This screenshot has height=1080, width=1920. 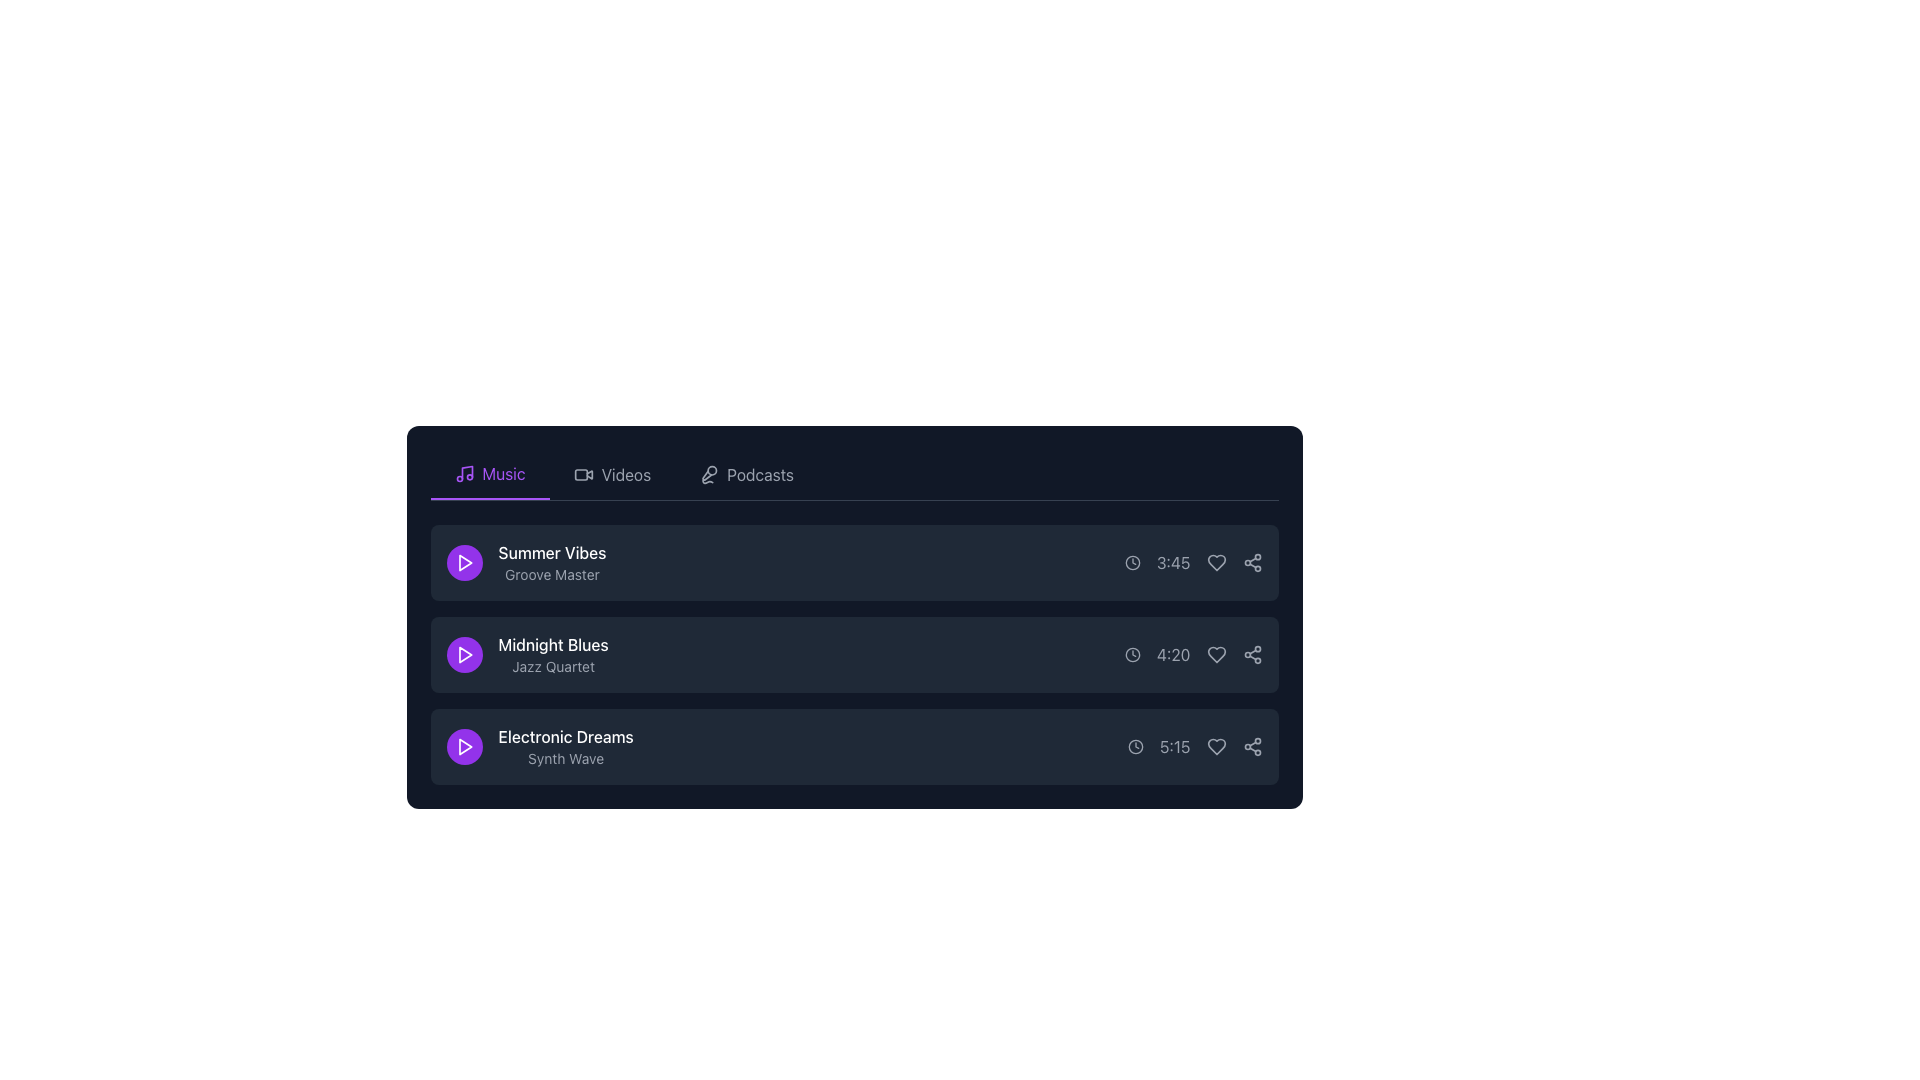 What do you see at coordinates (565, 759) in the screenshot?
I see `text label providing a genre descriptor for the 'Electronic Dreams' media item located in the 'Music' section of the media player interface` at bounding box center [565, 759].